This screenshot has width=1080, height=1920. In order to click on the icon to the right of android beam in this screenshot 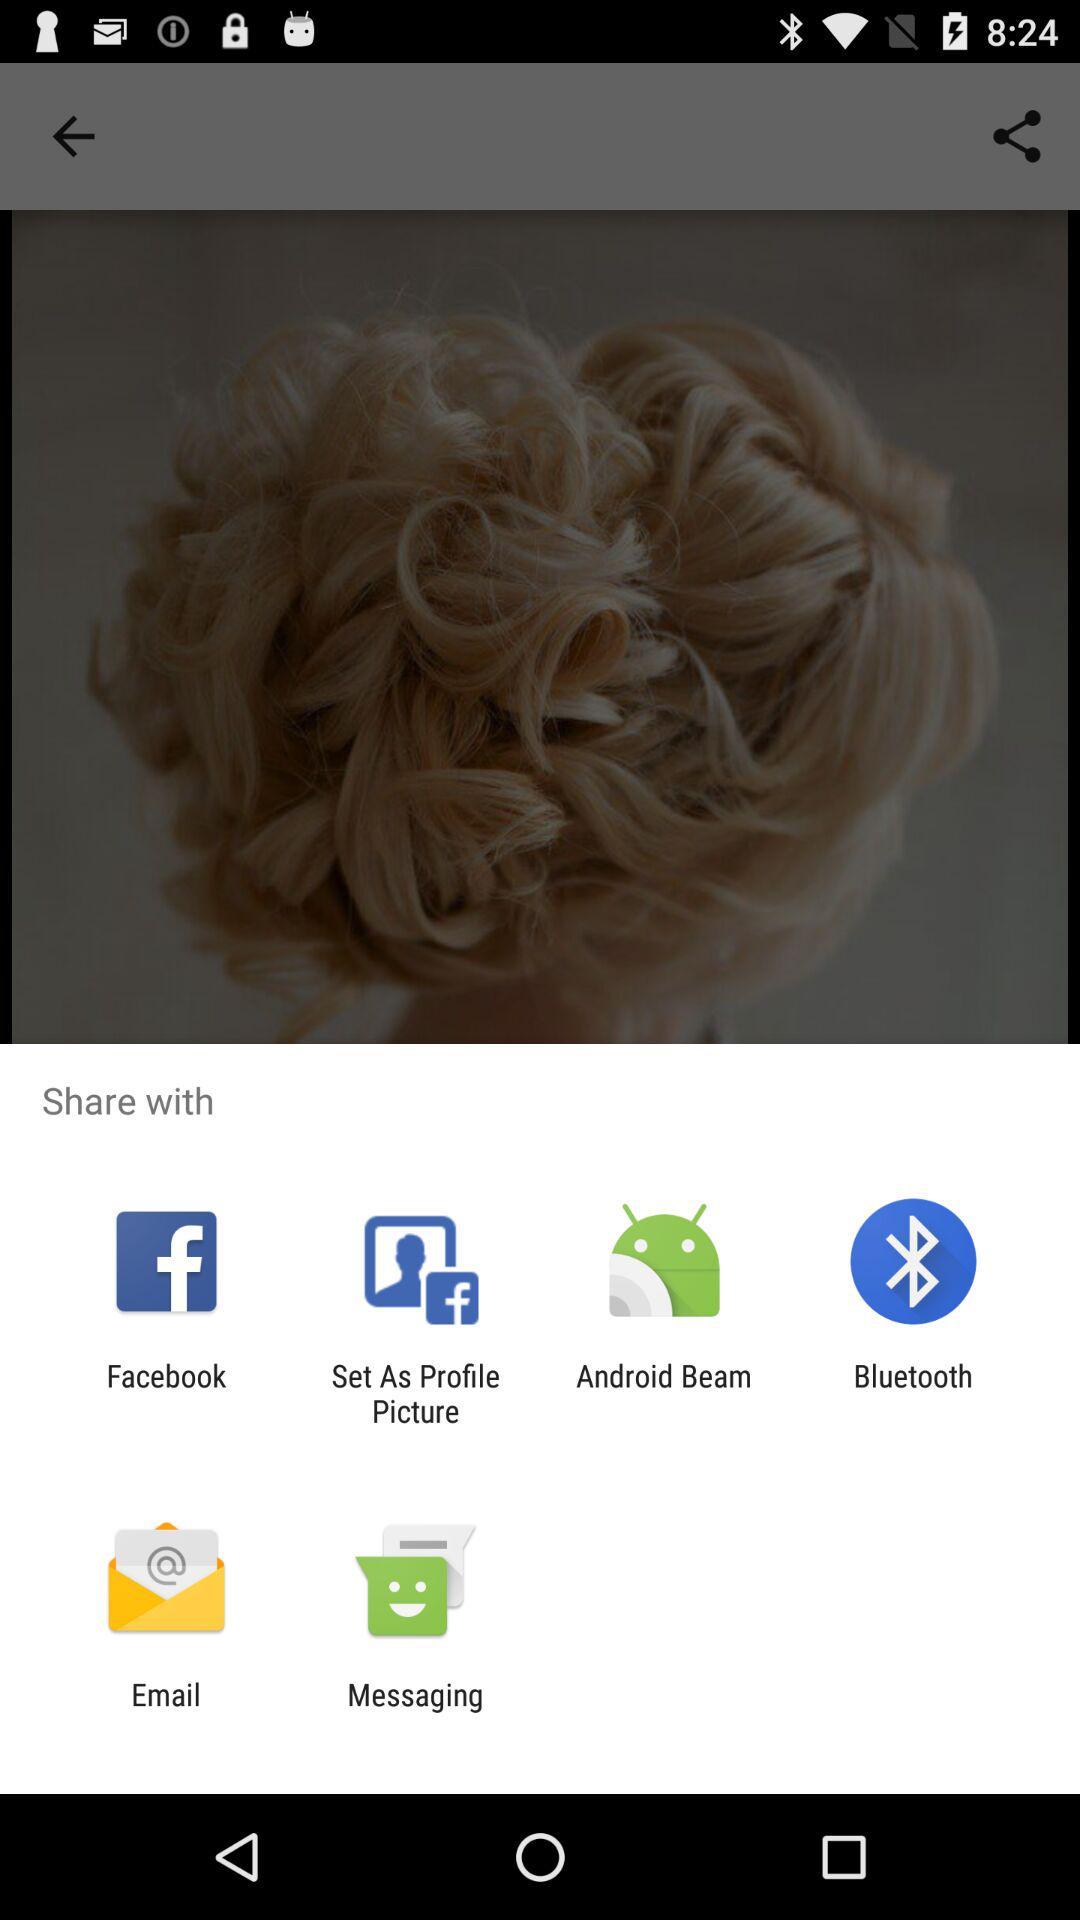, I will do `click(913, 1392)`.